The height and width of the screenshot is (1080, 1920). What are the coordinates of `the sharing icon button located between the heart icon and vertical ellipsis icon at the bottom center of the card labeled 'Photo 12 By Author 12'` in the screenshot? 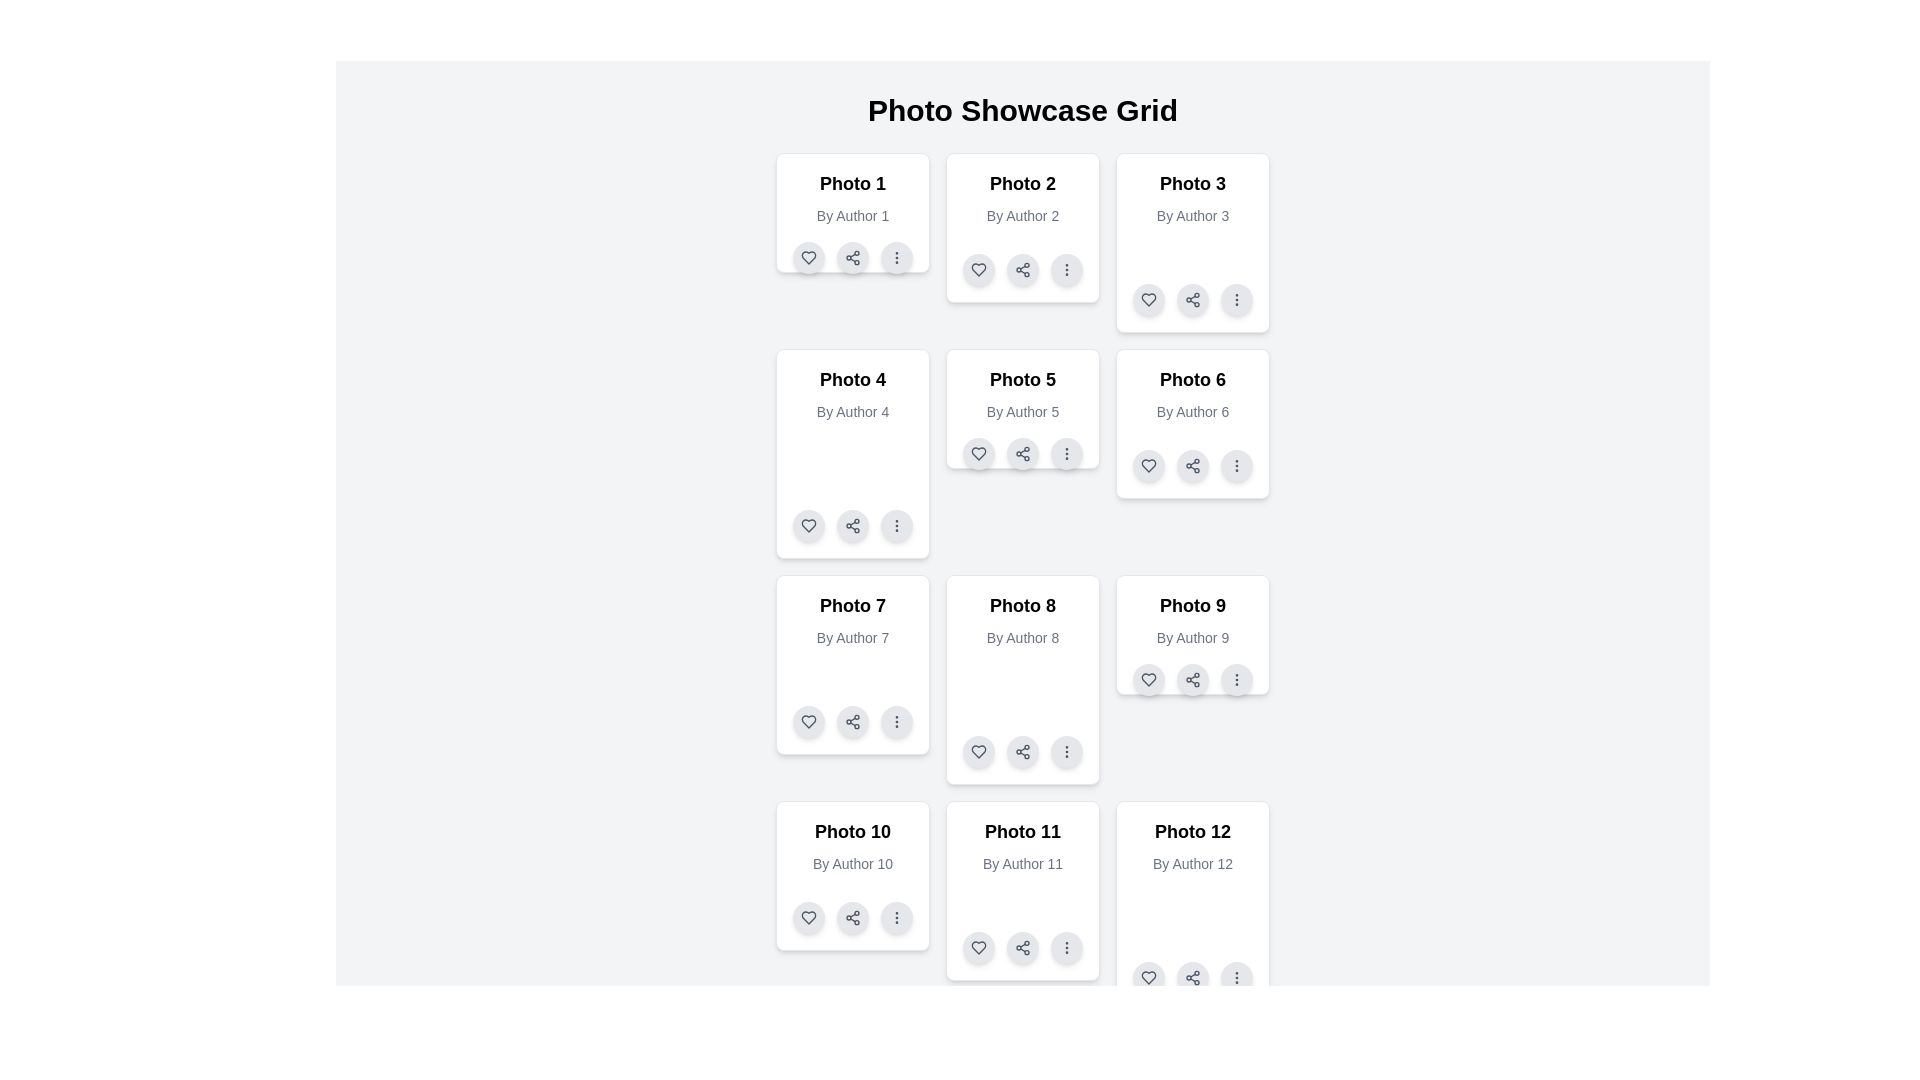 It's located at (1193, 977).